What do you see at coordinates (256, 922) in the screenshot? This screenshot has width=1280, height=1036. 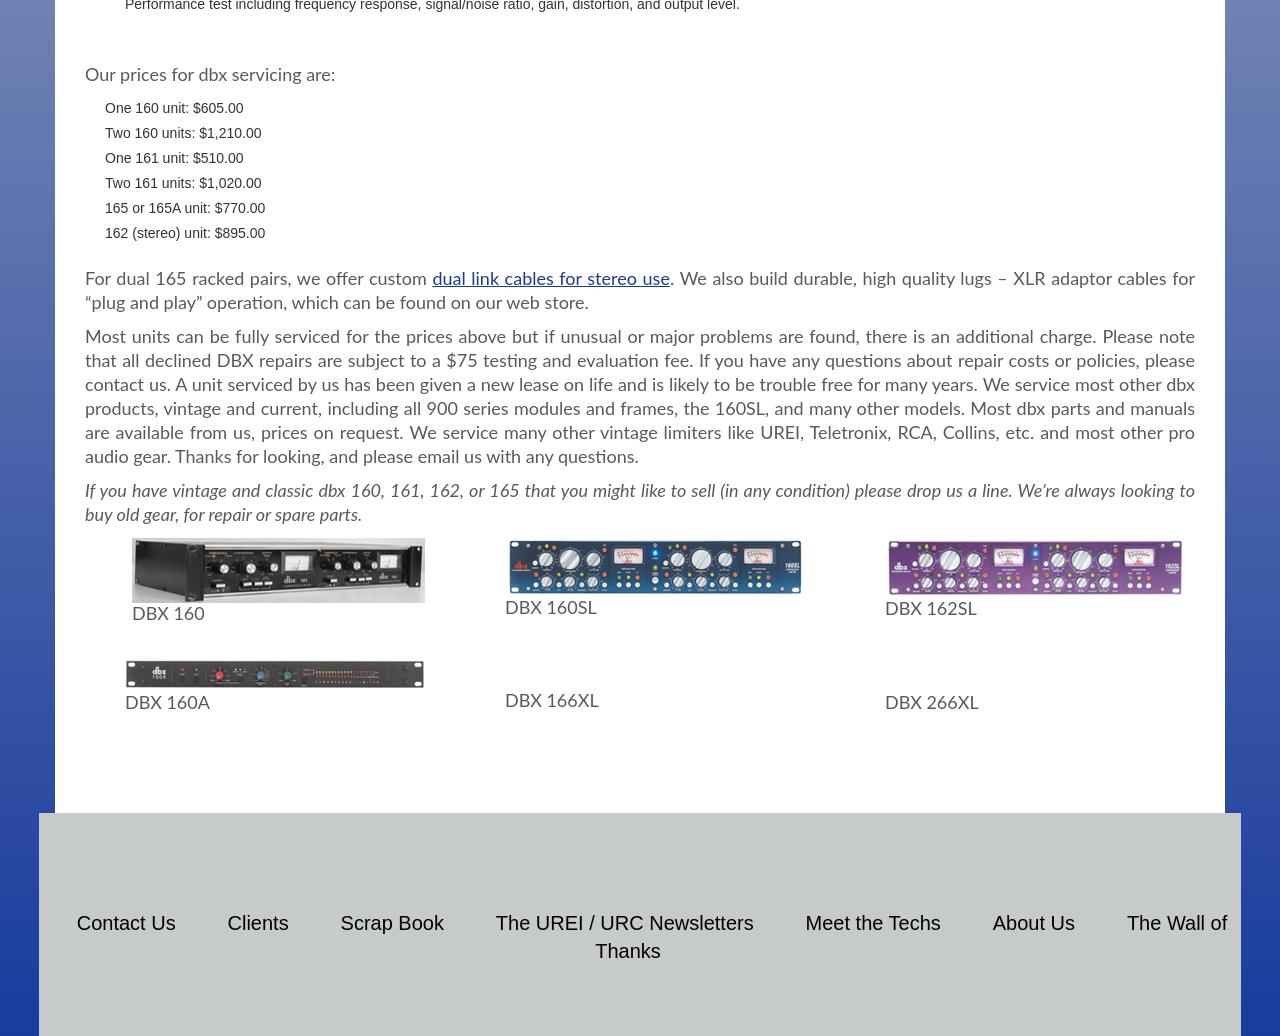 I see `'Clients'` at bounding box center [256, 922].